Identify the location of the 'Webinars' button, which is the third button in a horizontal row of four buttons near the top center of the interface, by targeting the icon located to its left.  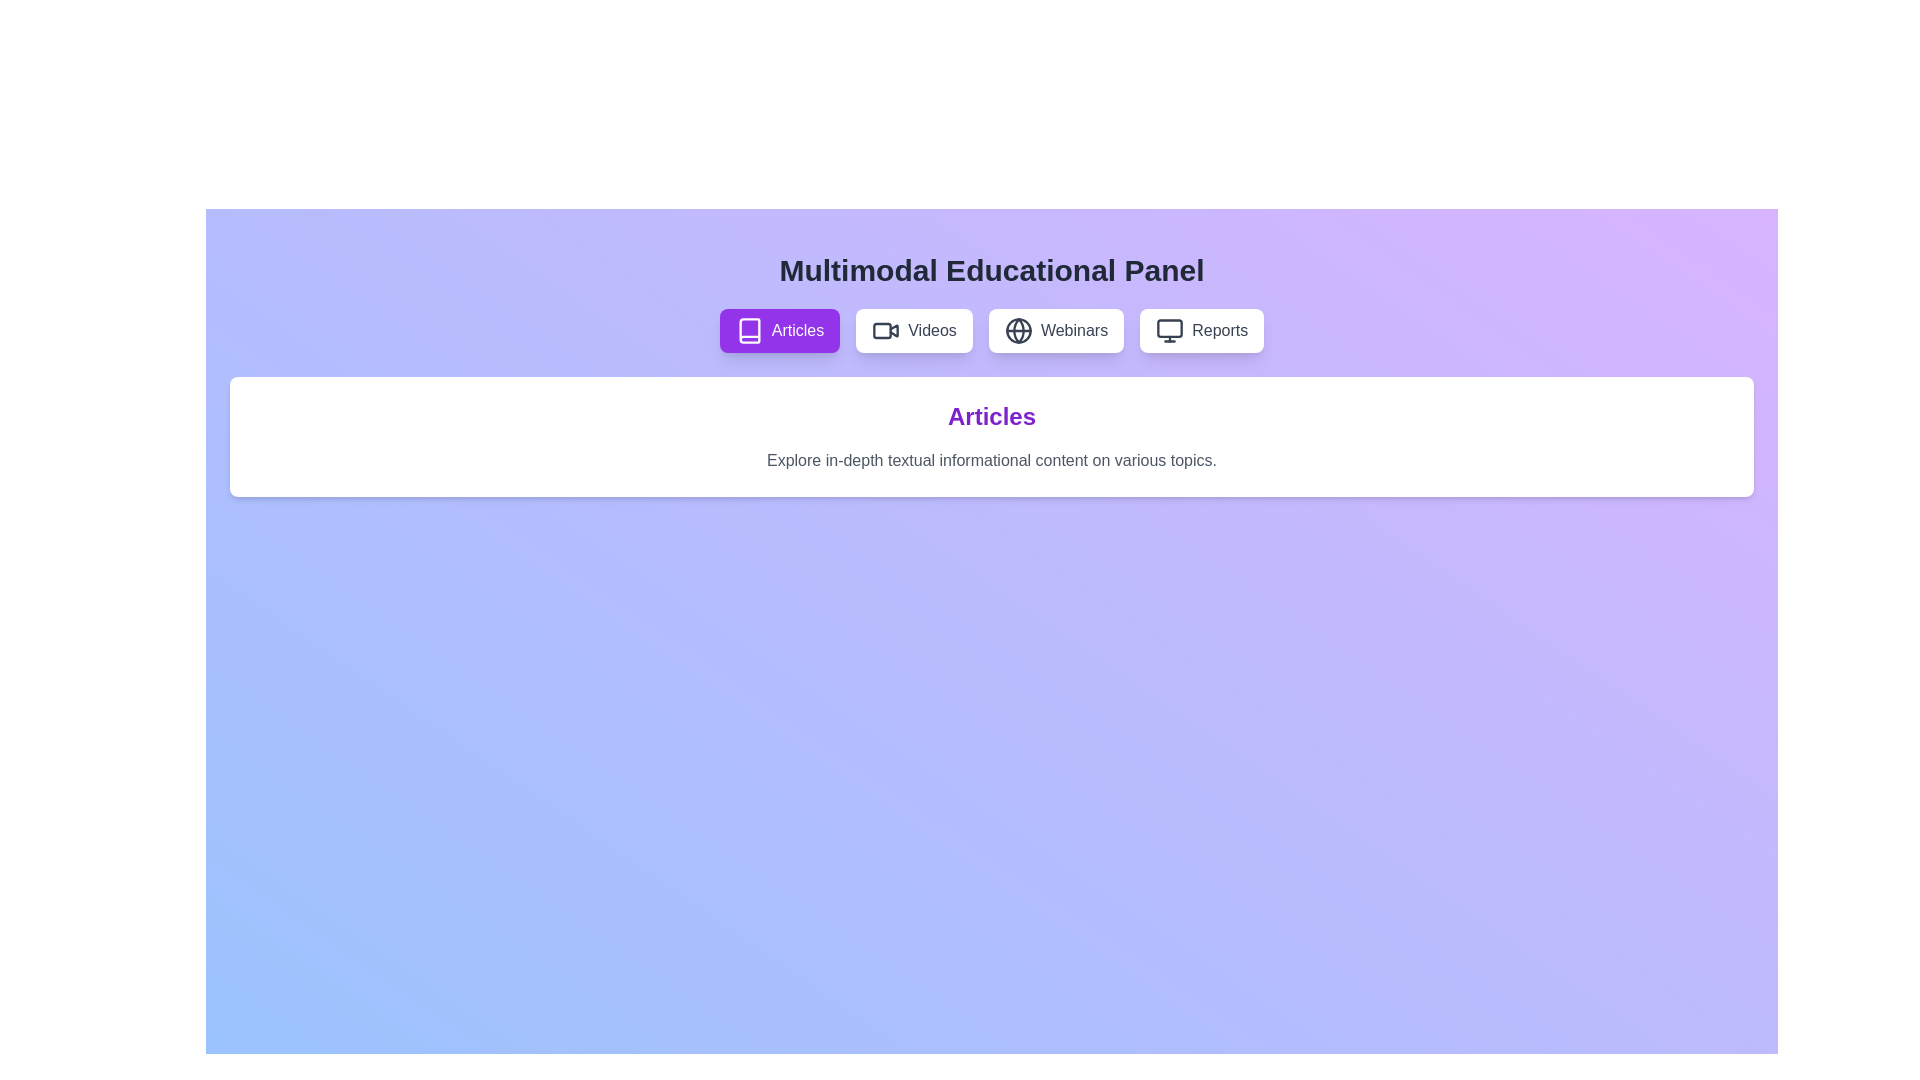
(1018, 330).